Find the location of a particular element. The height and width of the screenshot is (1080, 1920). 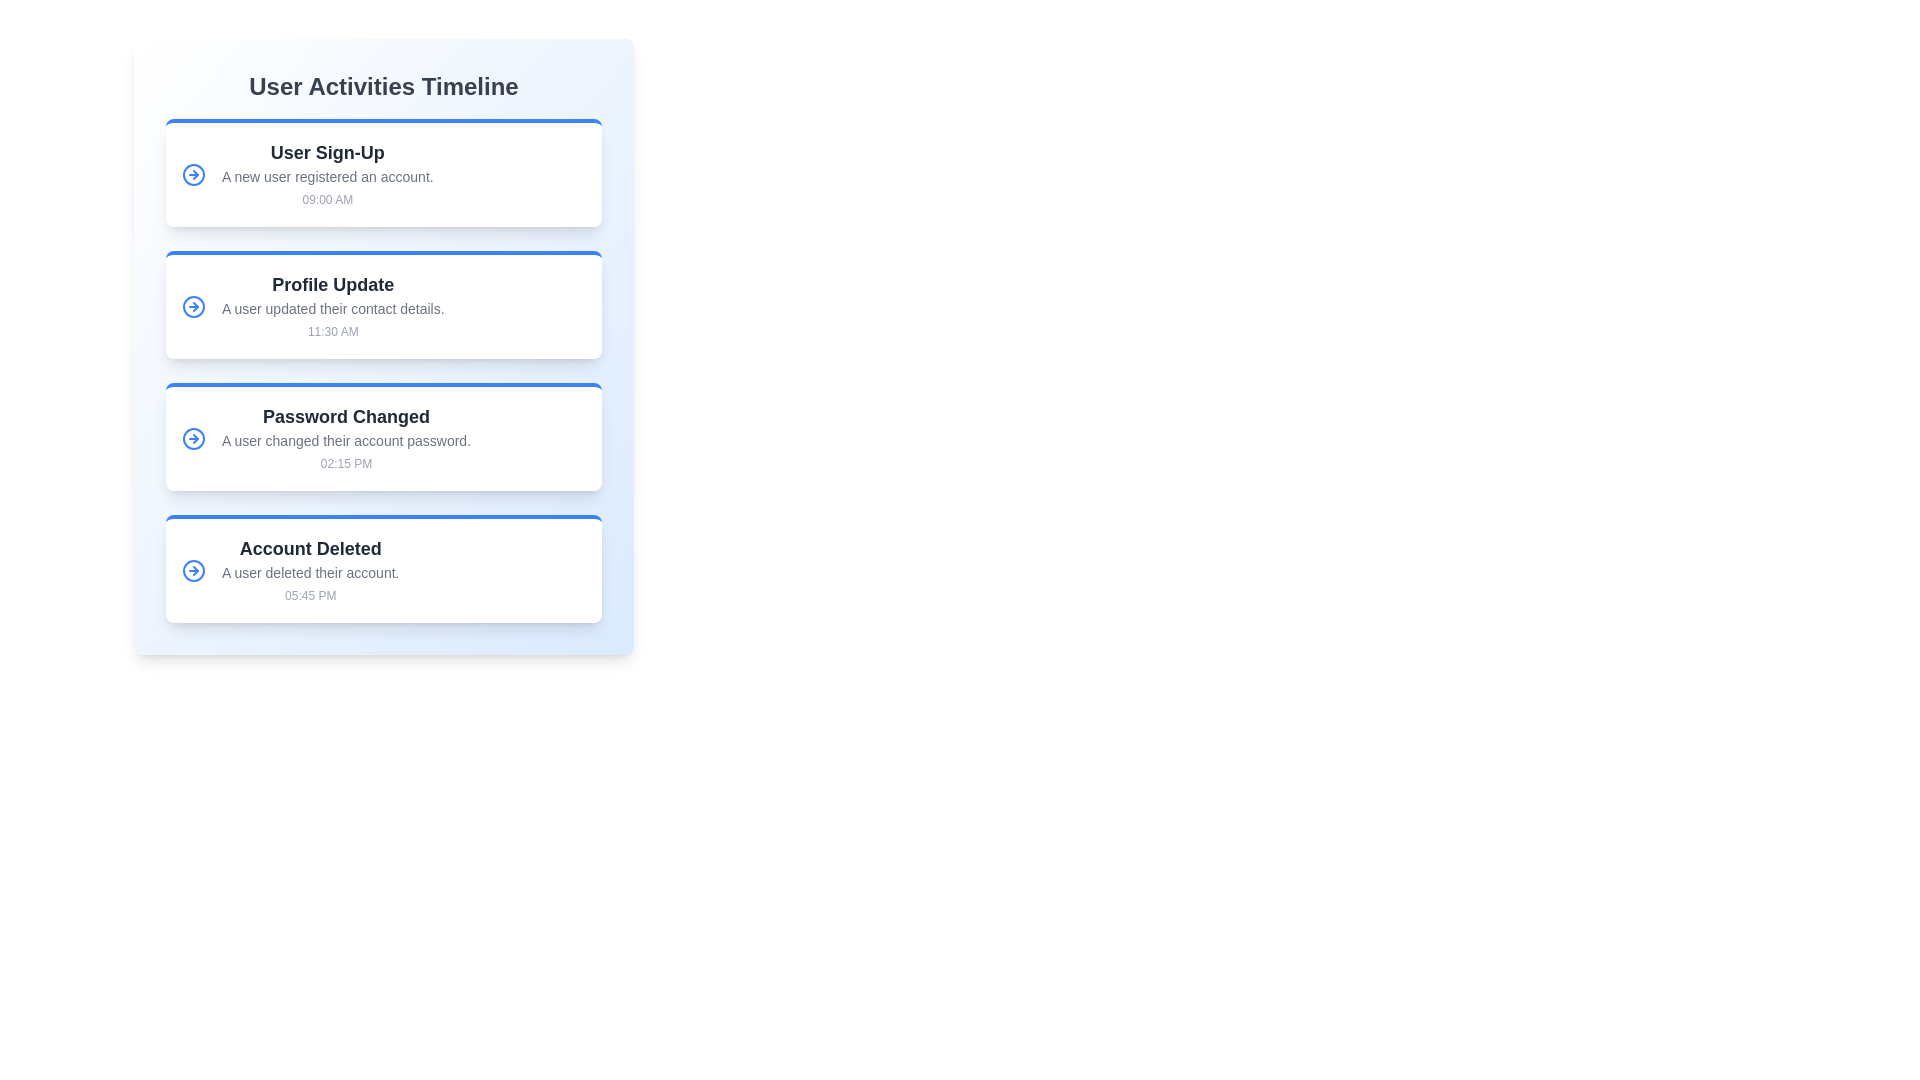

the icon located on the leftmost side of the 'Account Deleted' event card, which symbolizes the direction or flow of the action described in the card to its right is located at coordinates (193, 570).